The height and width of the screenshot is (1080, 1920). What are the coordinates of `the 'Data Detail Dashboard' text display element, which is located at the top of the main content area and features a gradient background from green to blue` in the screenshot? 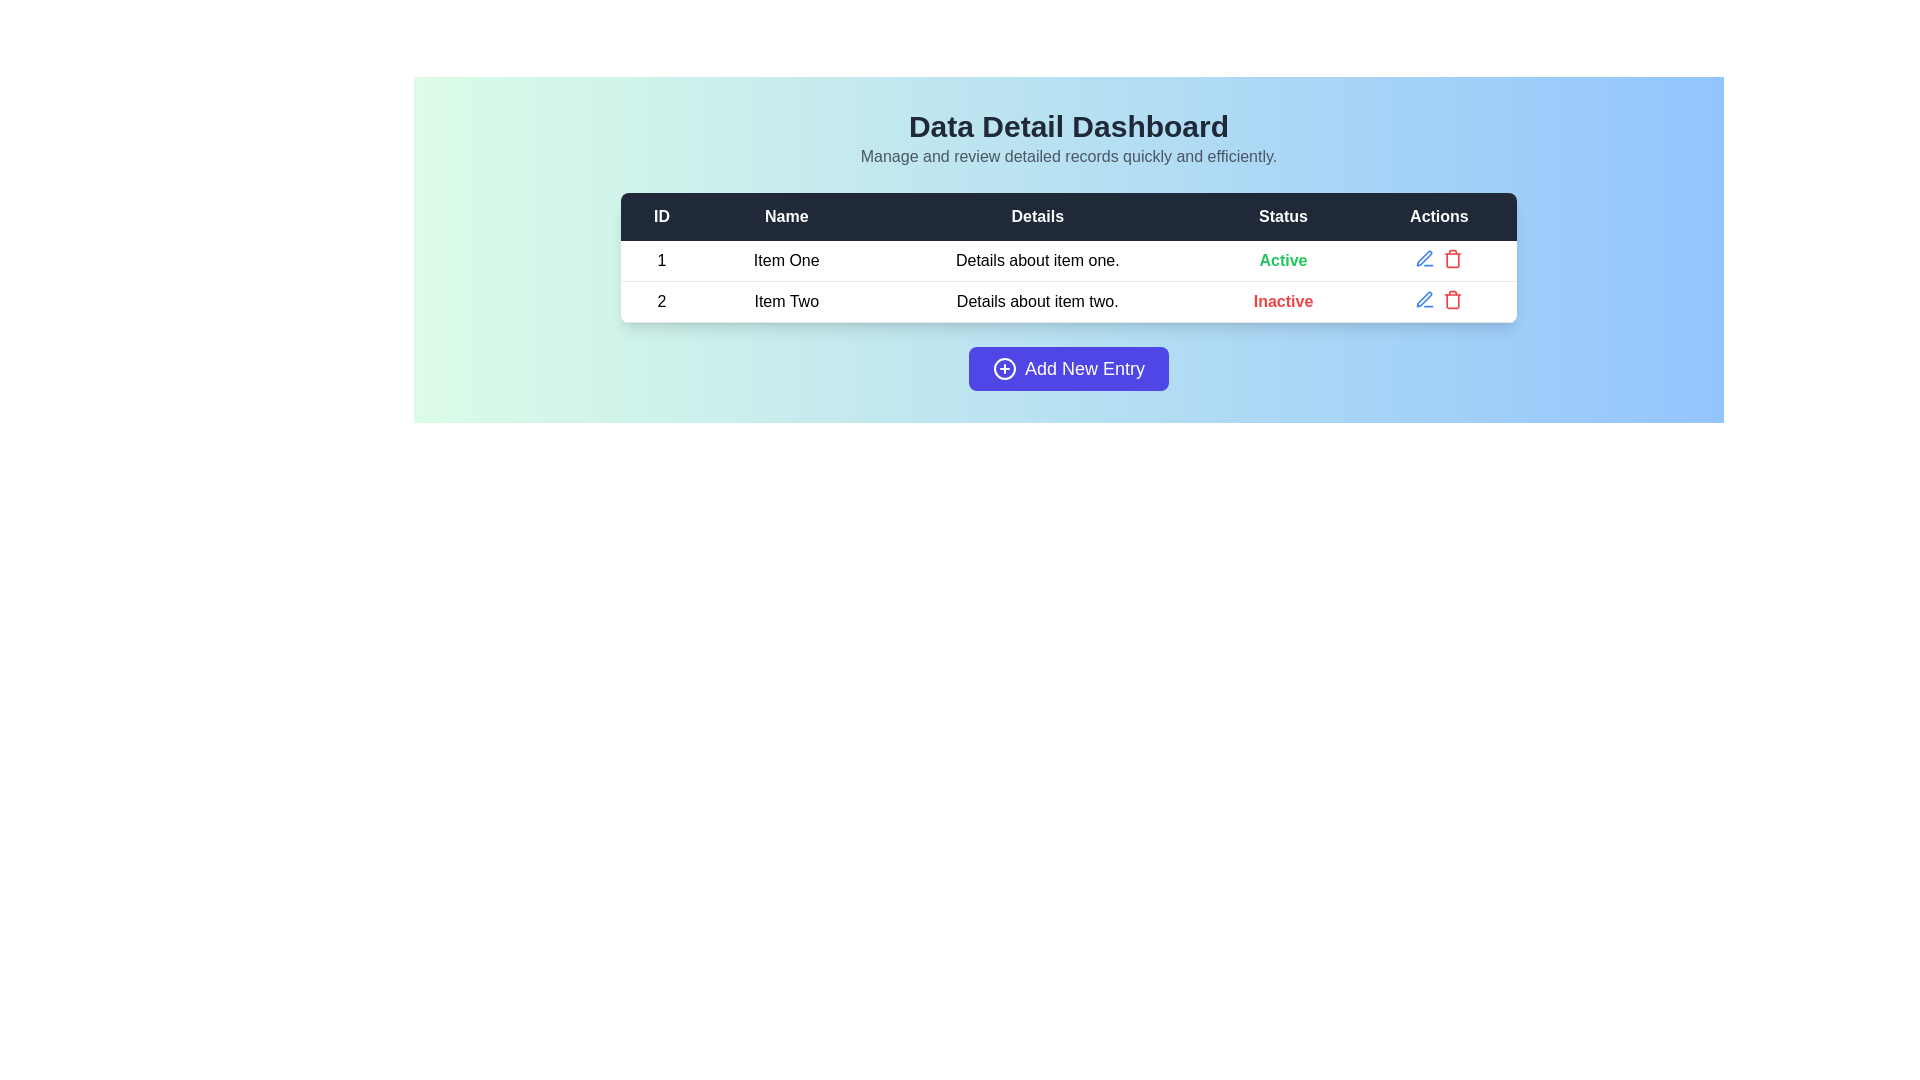 It's located at (1068, 137).